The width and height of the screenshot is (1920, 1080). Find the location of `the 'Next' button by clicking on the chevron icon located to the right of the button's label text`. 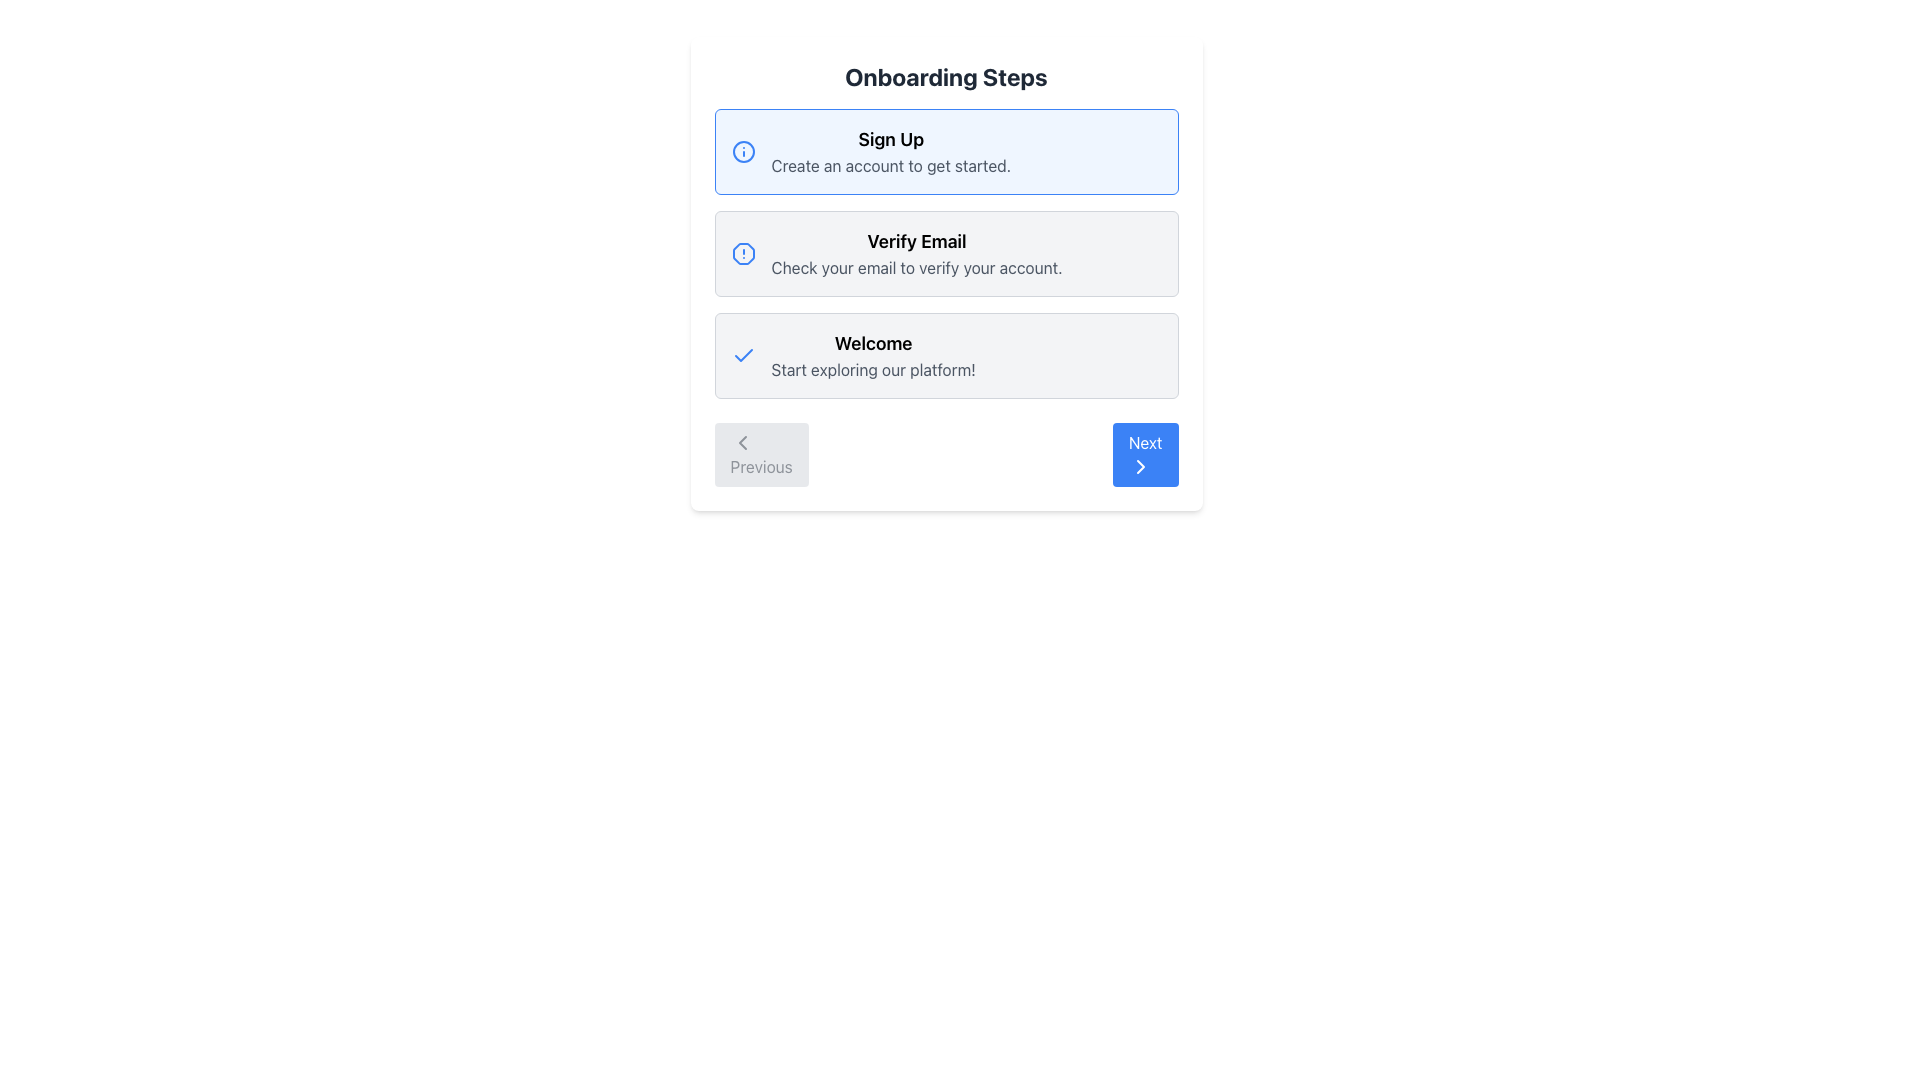

the 'Next' button by clicking on the chevron icon located to the right of the button's label text is located at coordinates (1140, 466).